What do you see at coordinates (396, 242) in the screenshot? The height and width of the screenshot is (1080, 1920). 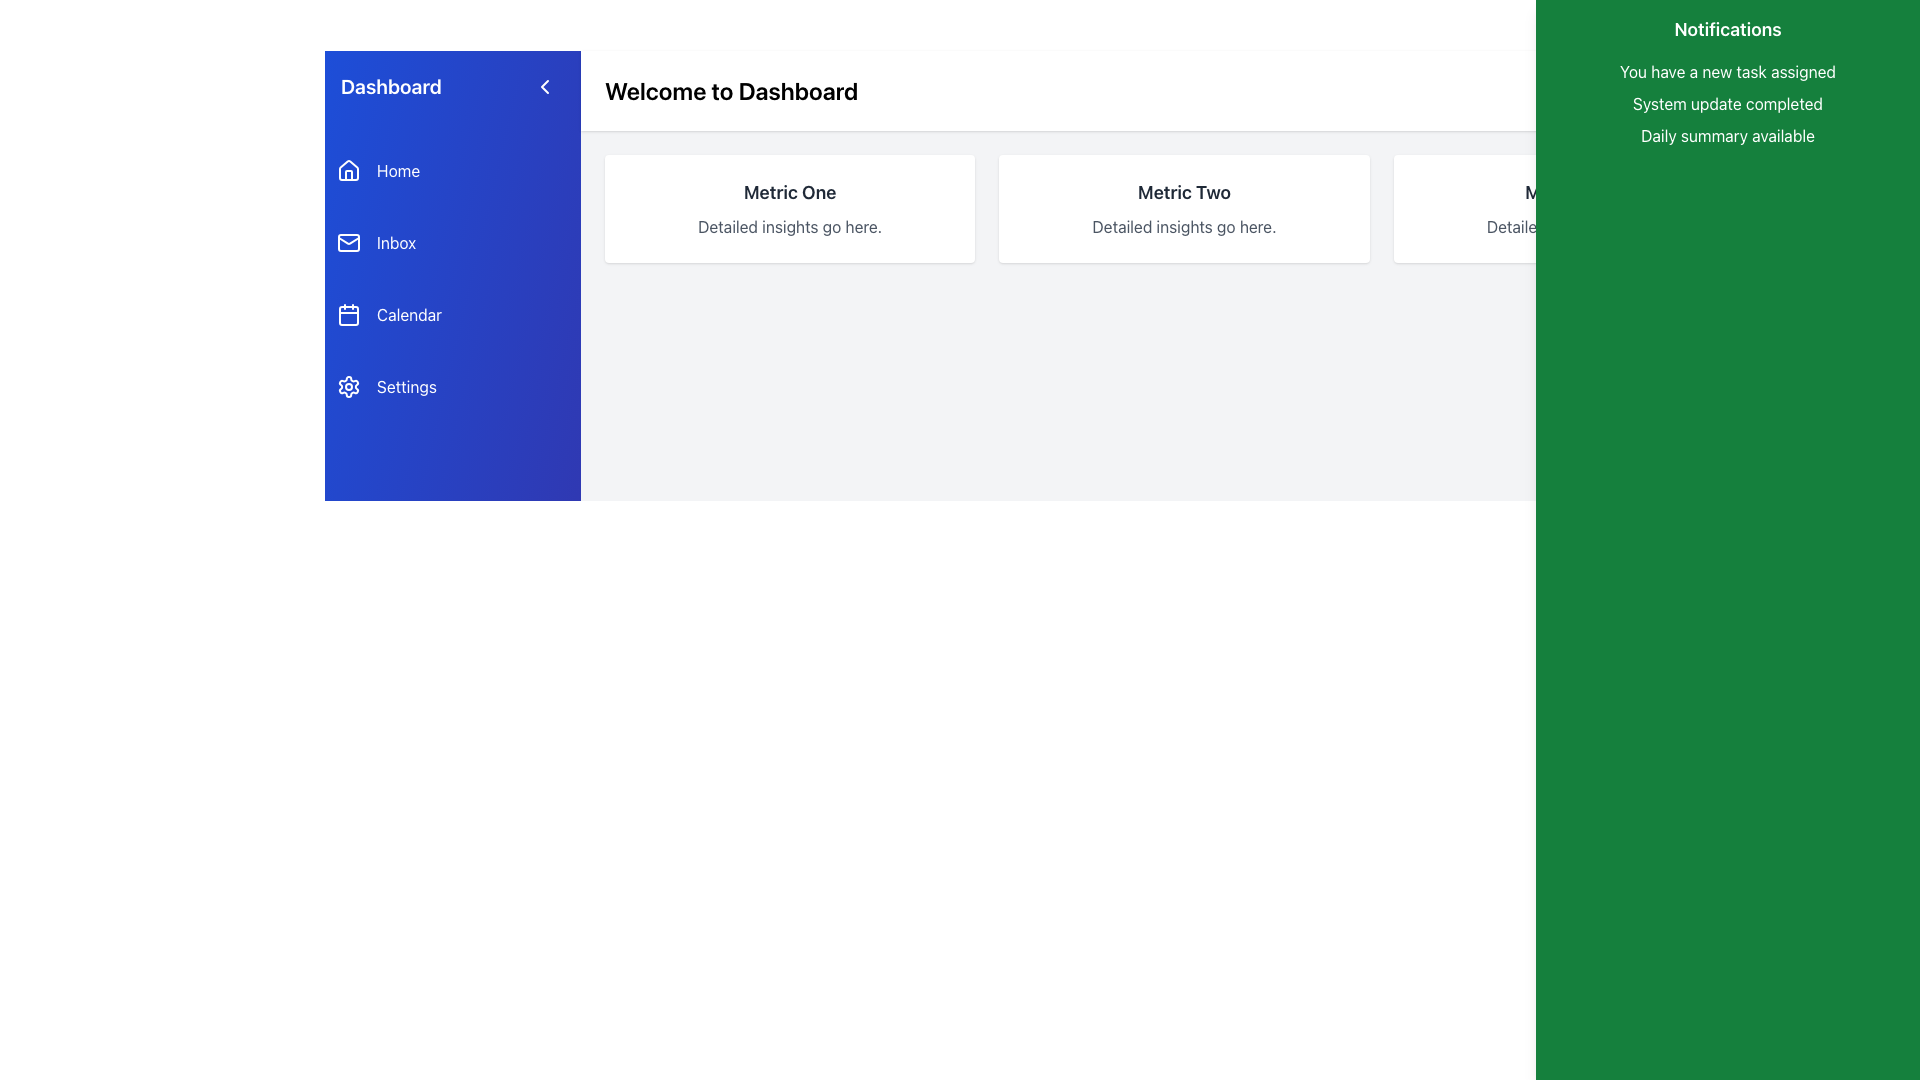 I see `the 'Inbox' menu item located in the vertical navigation bar, positioned below 'Home' and above 'Calendar'` at bounding box center [396, 242].